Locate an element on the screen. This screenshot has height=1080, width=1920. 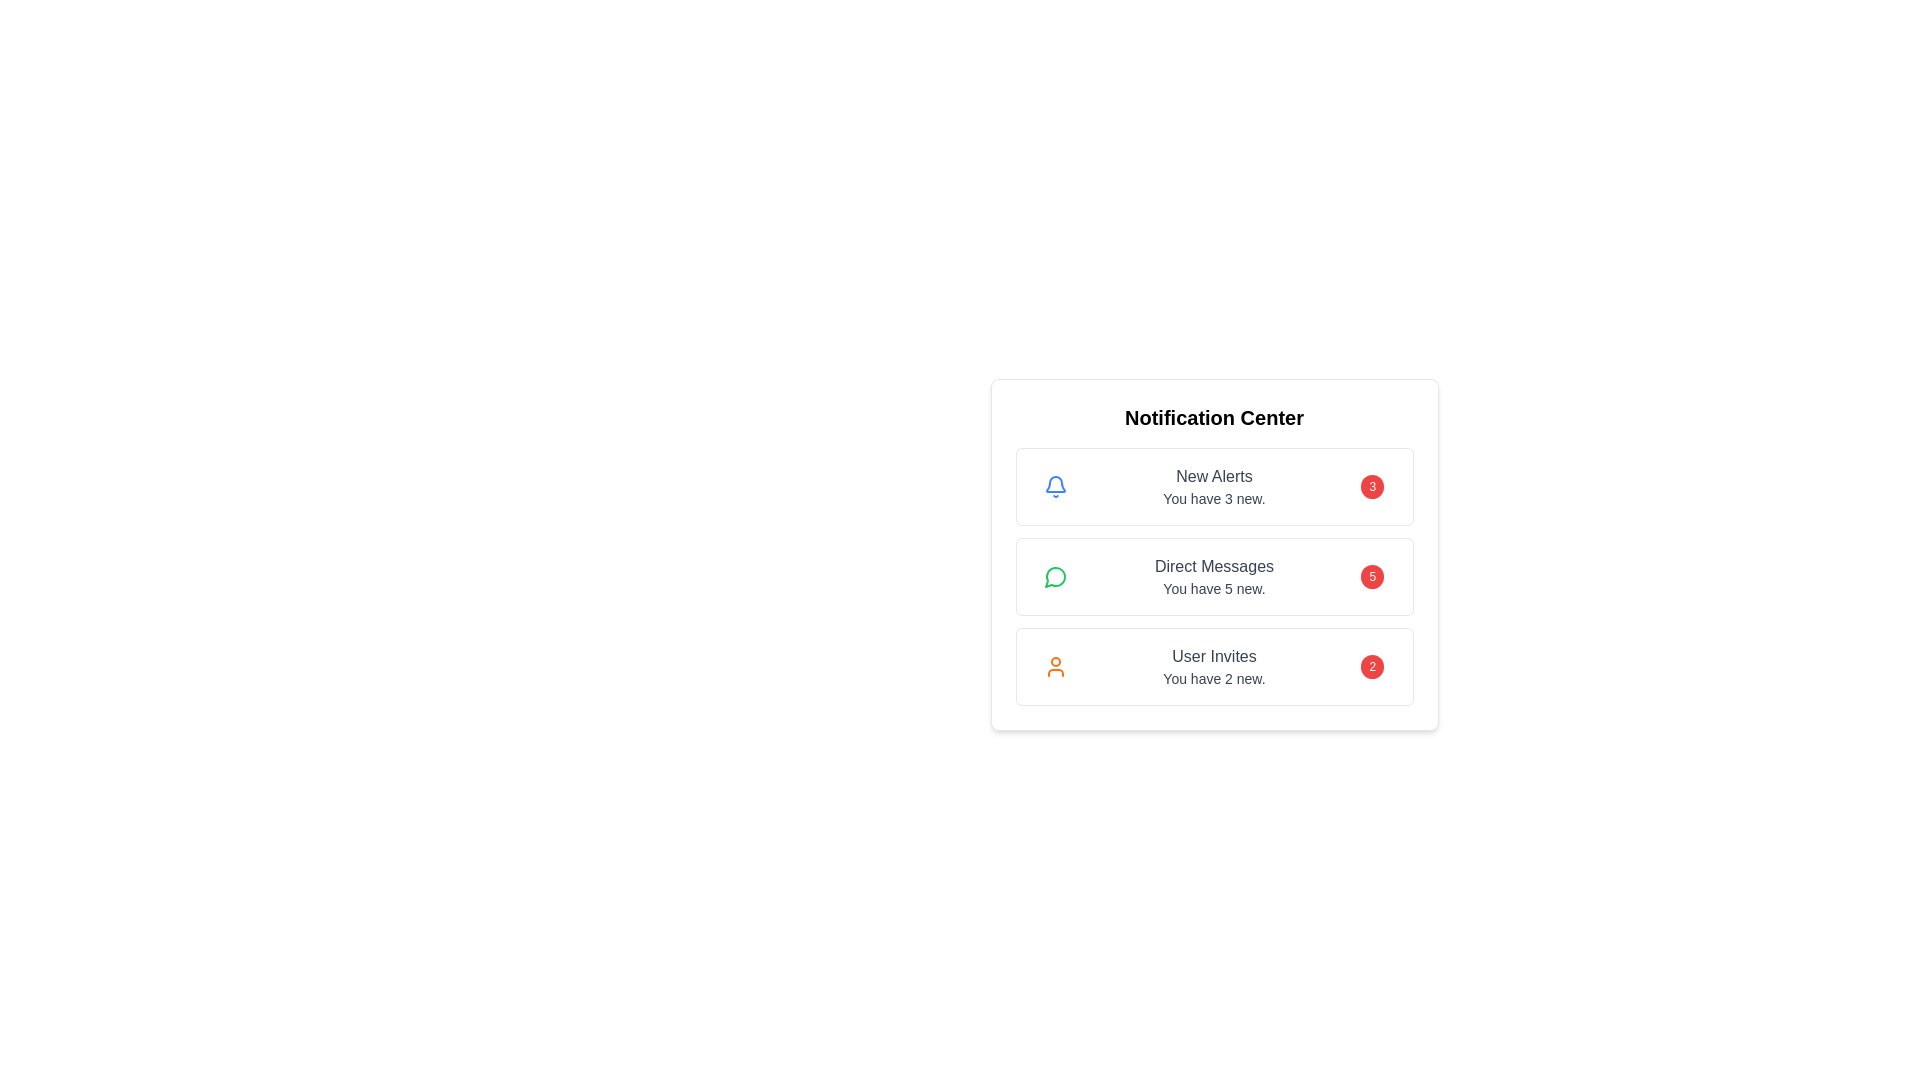
the notification bell icon styled in blue, located to the left of the 'New Alerts' text in the row is located at coordinates (1055, 486).